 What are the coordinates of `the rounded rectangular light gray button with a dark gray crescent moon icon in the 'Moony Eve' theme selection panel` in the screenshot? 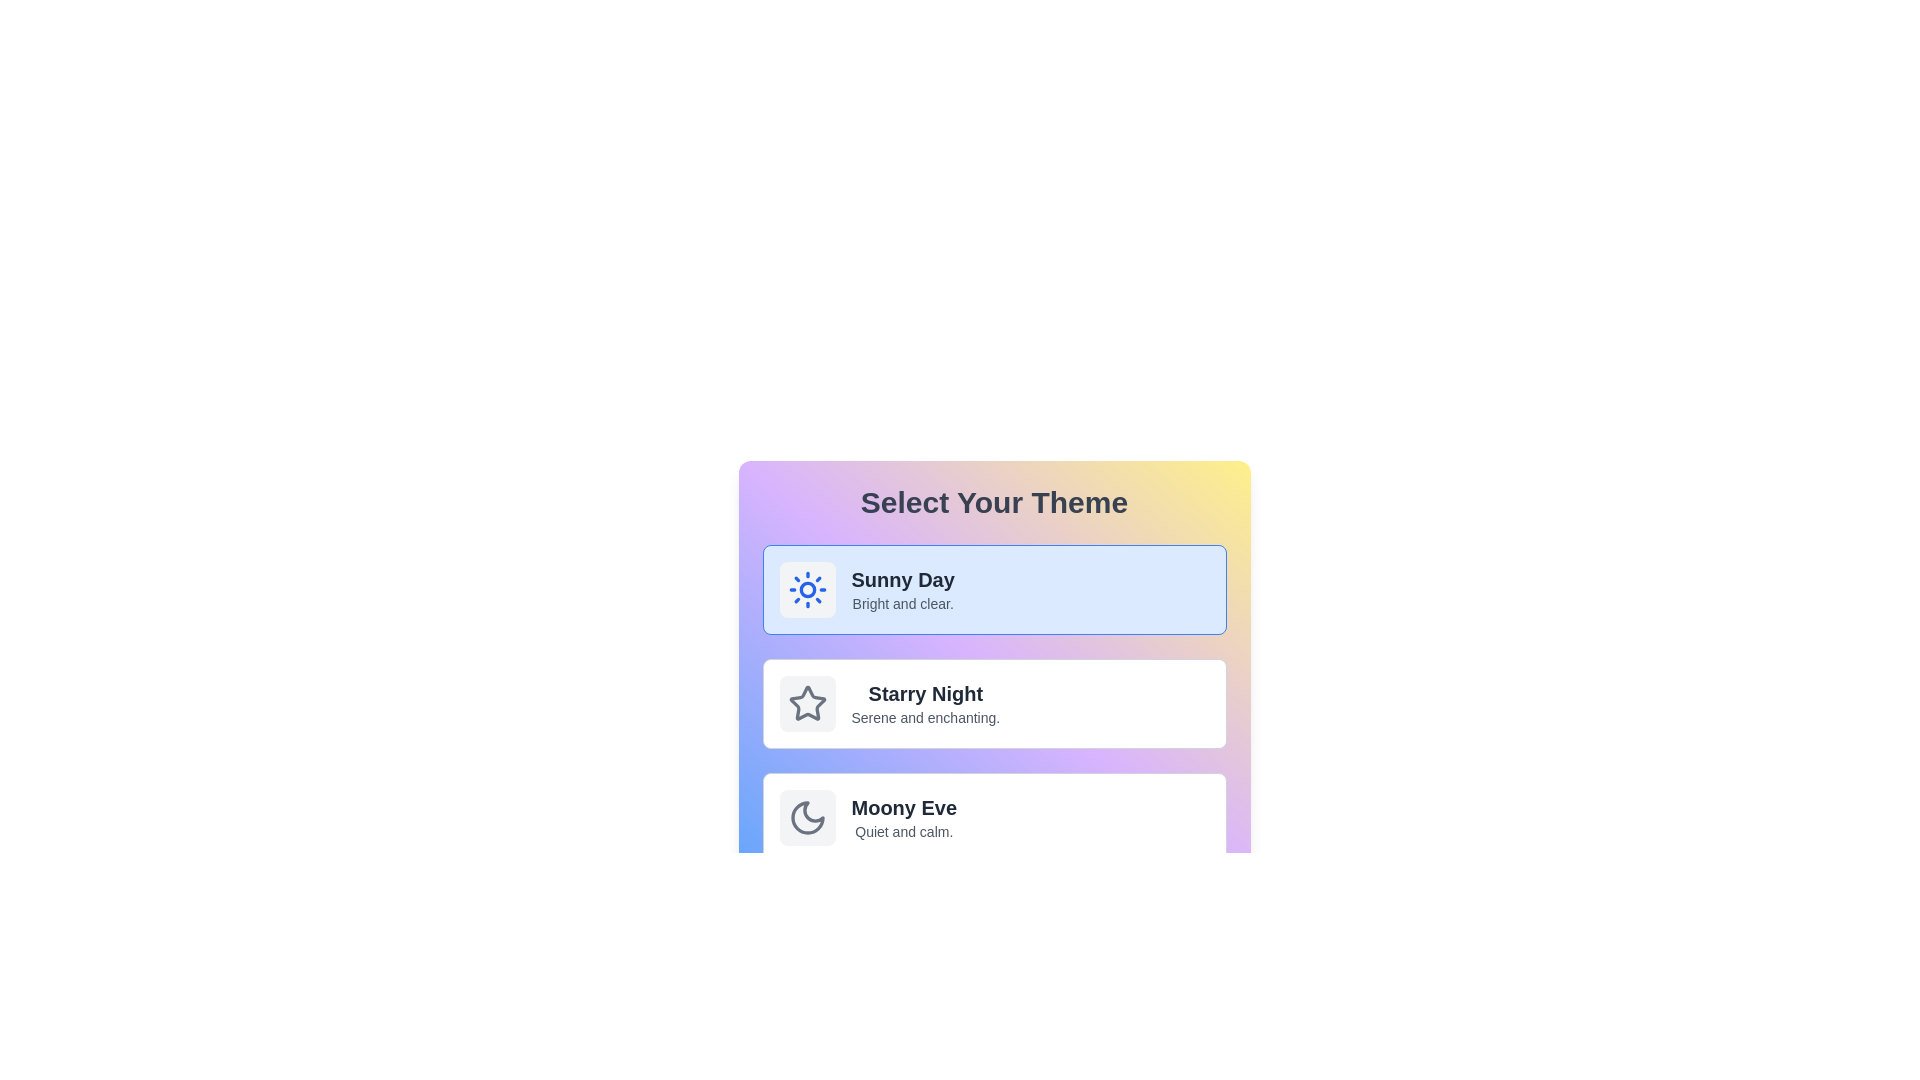 It's located at (807, 817).